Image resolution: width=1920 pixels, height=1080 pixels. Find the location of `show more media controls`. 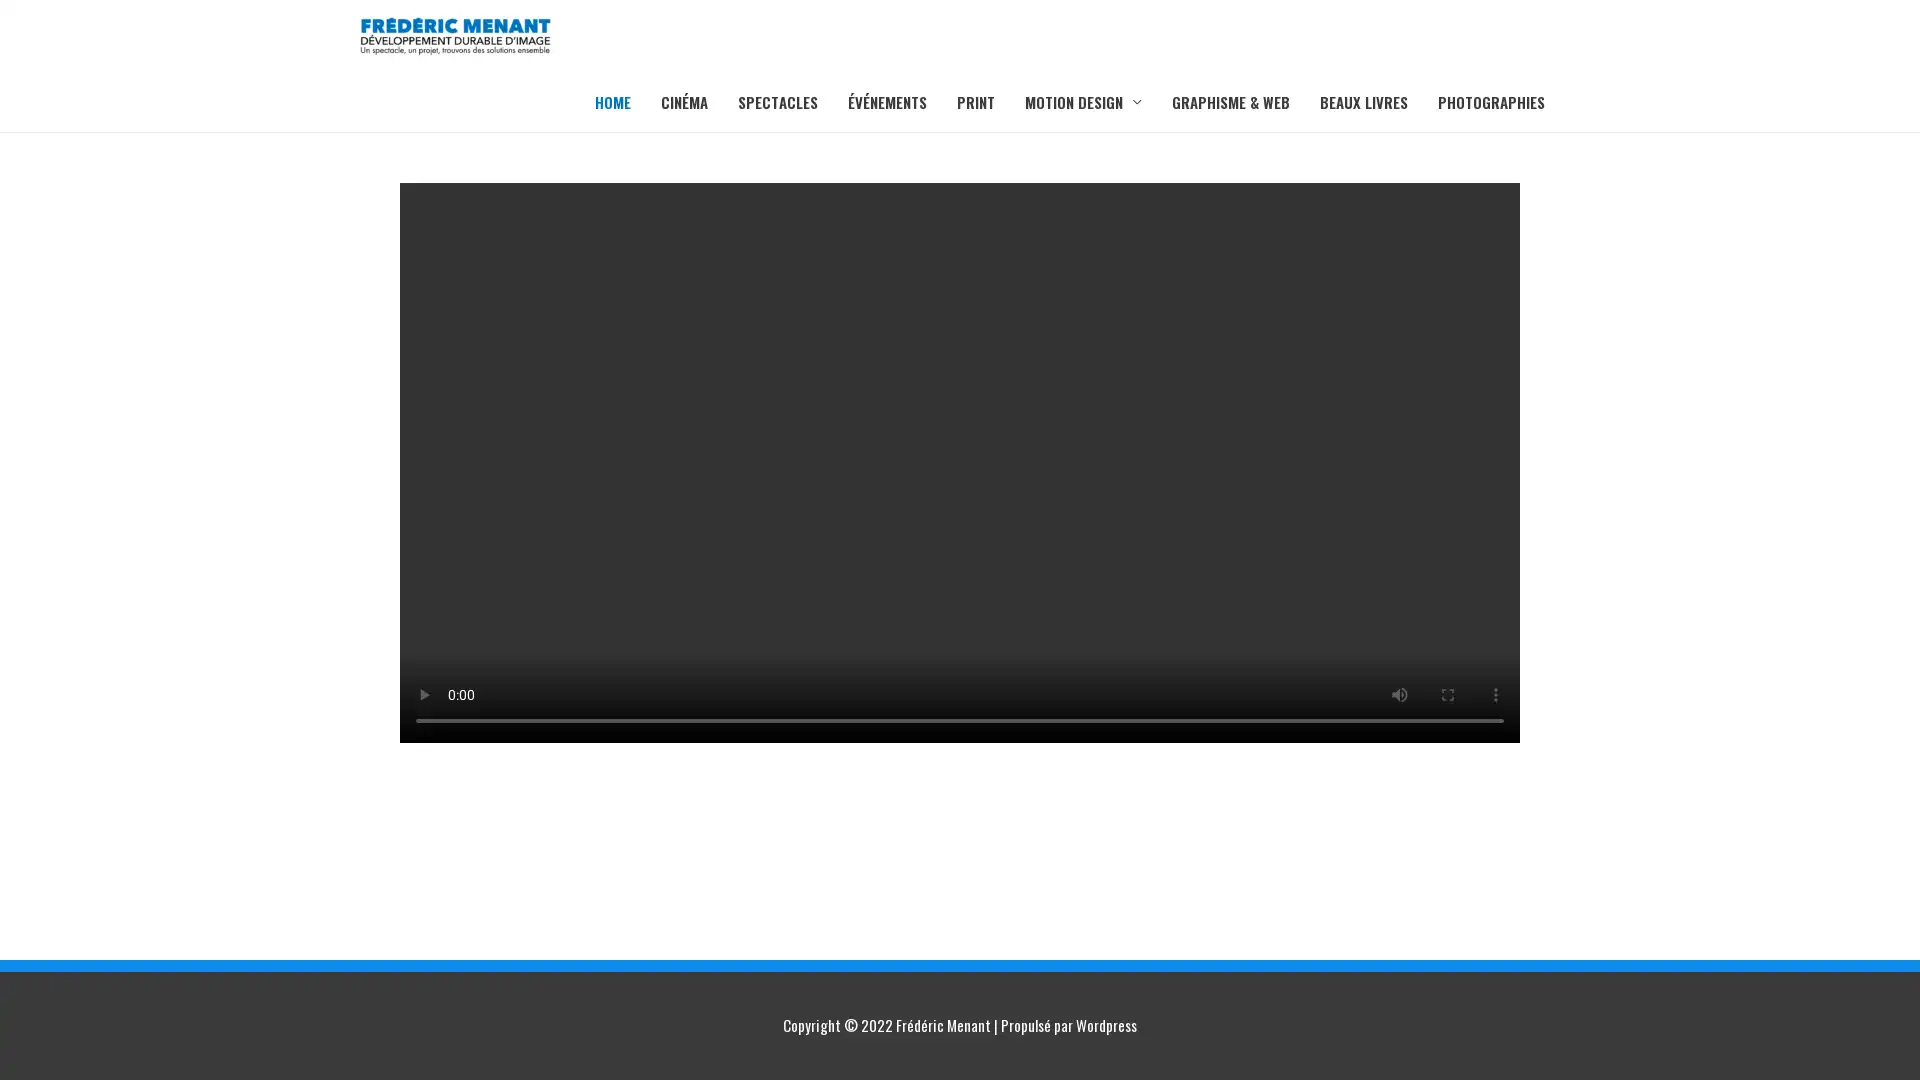

show more media controls is located at coordinates (1496, 693).